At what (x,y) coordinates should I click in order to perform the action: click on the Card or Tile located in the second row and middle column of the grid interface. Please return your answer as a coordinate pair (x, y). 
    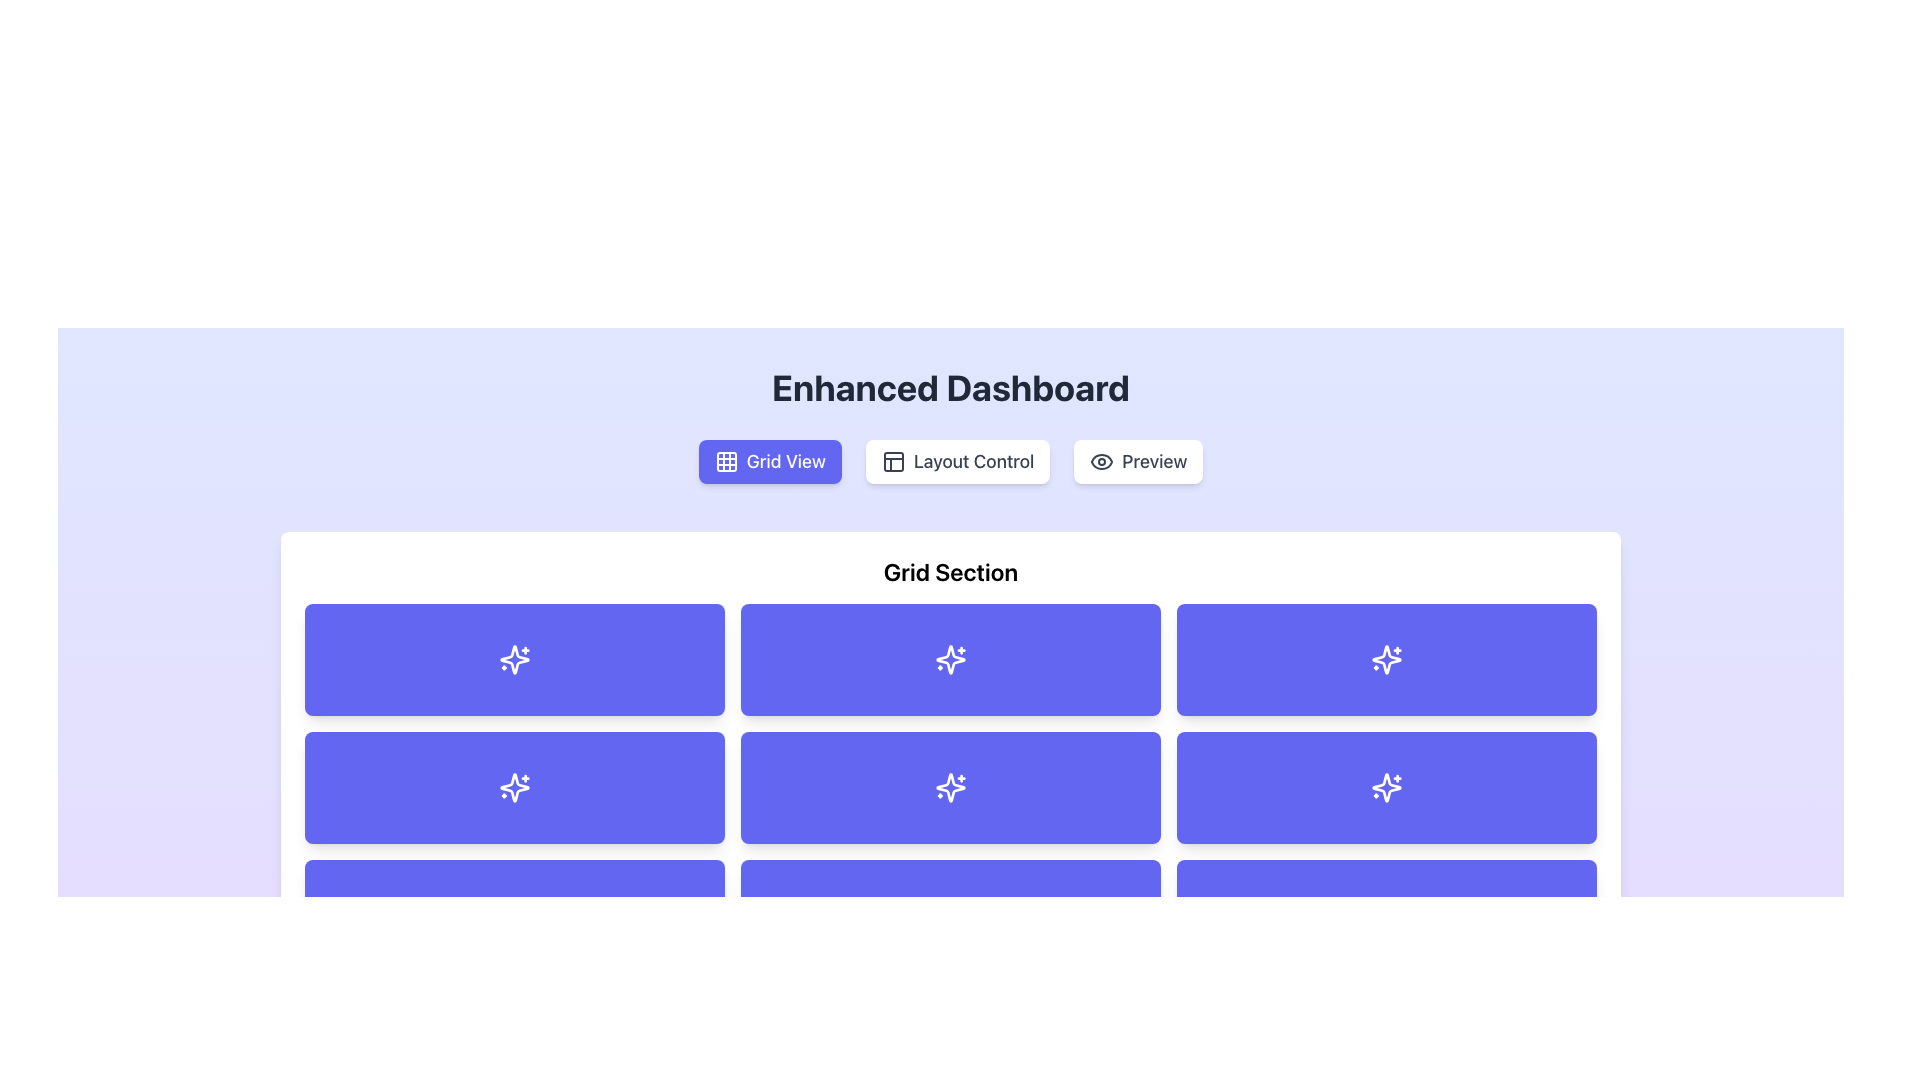
    Looking at the image, I should click on (949, 786).